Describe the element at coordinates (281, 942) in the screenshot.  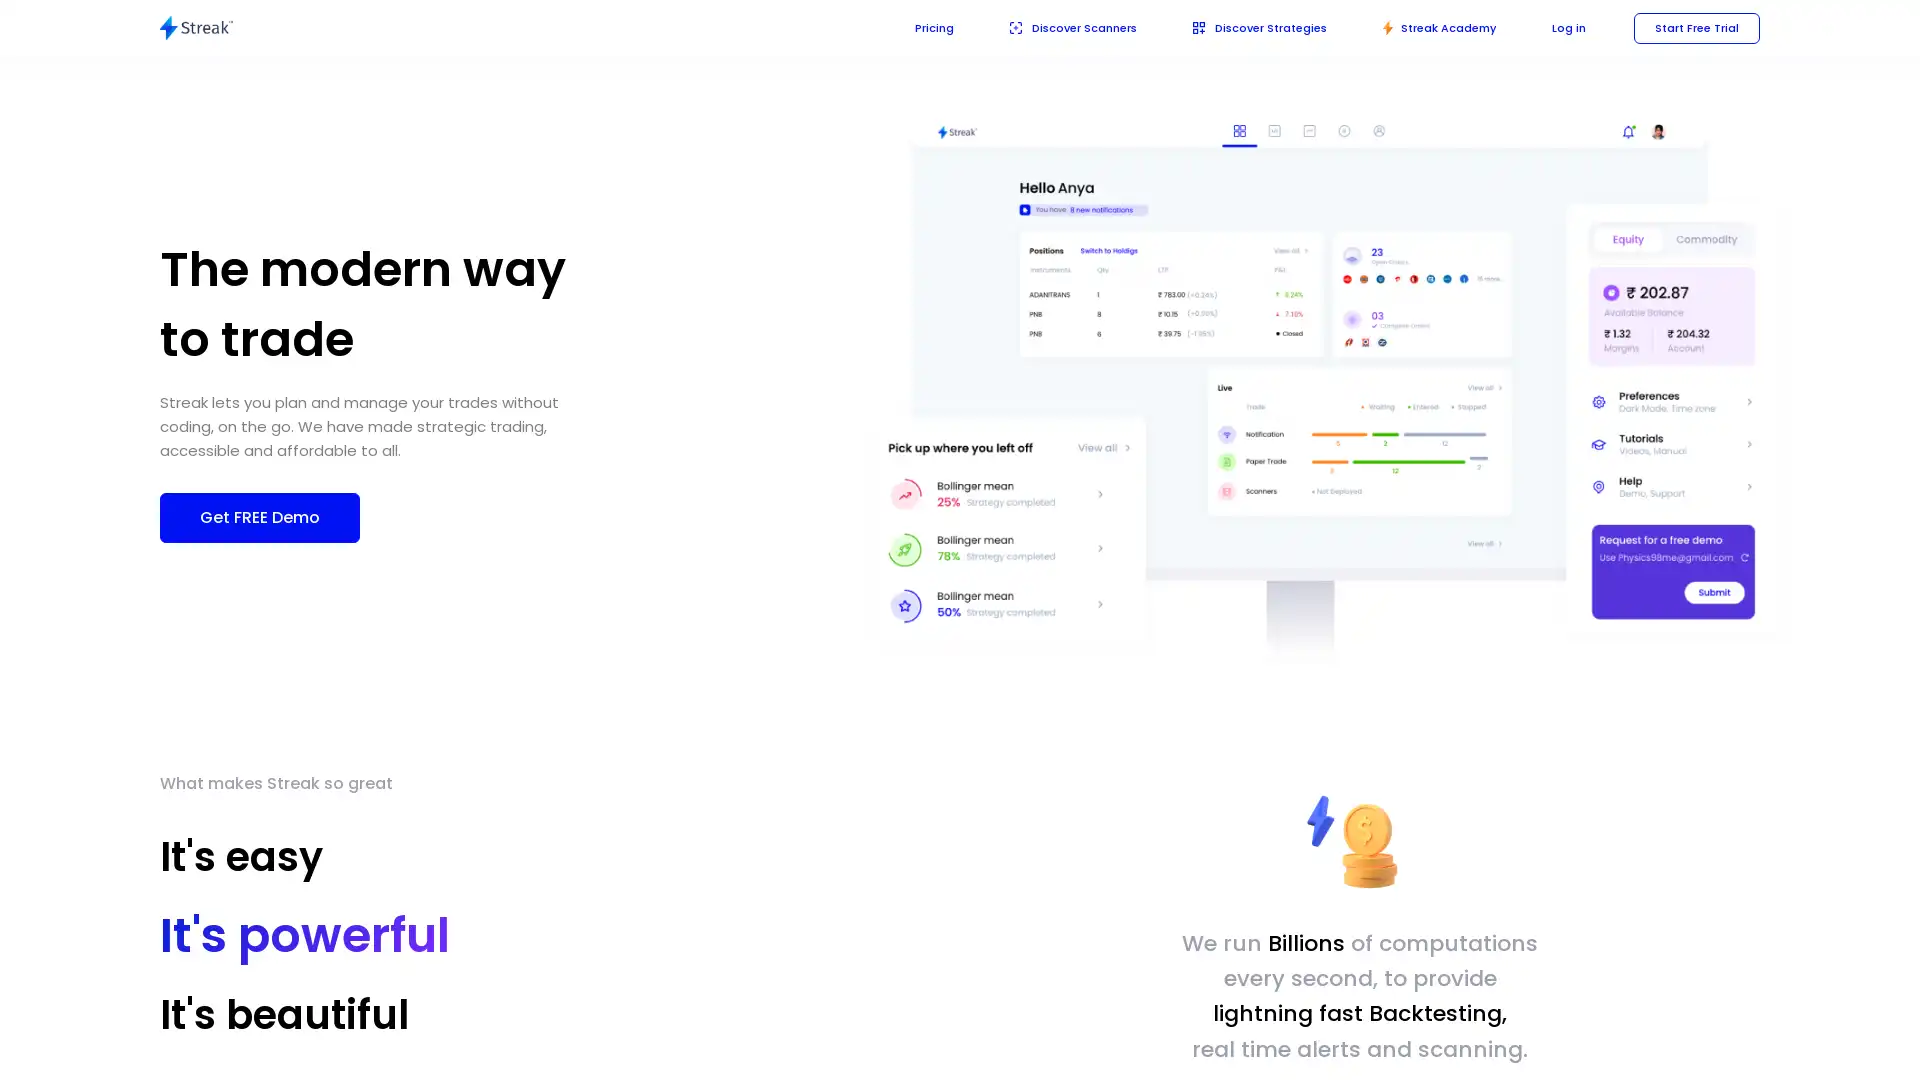
I see `It's powerful` at that location.